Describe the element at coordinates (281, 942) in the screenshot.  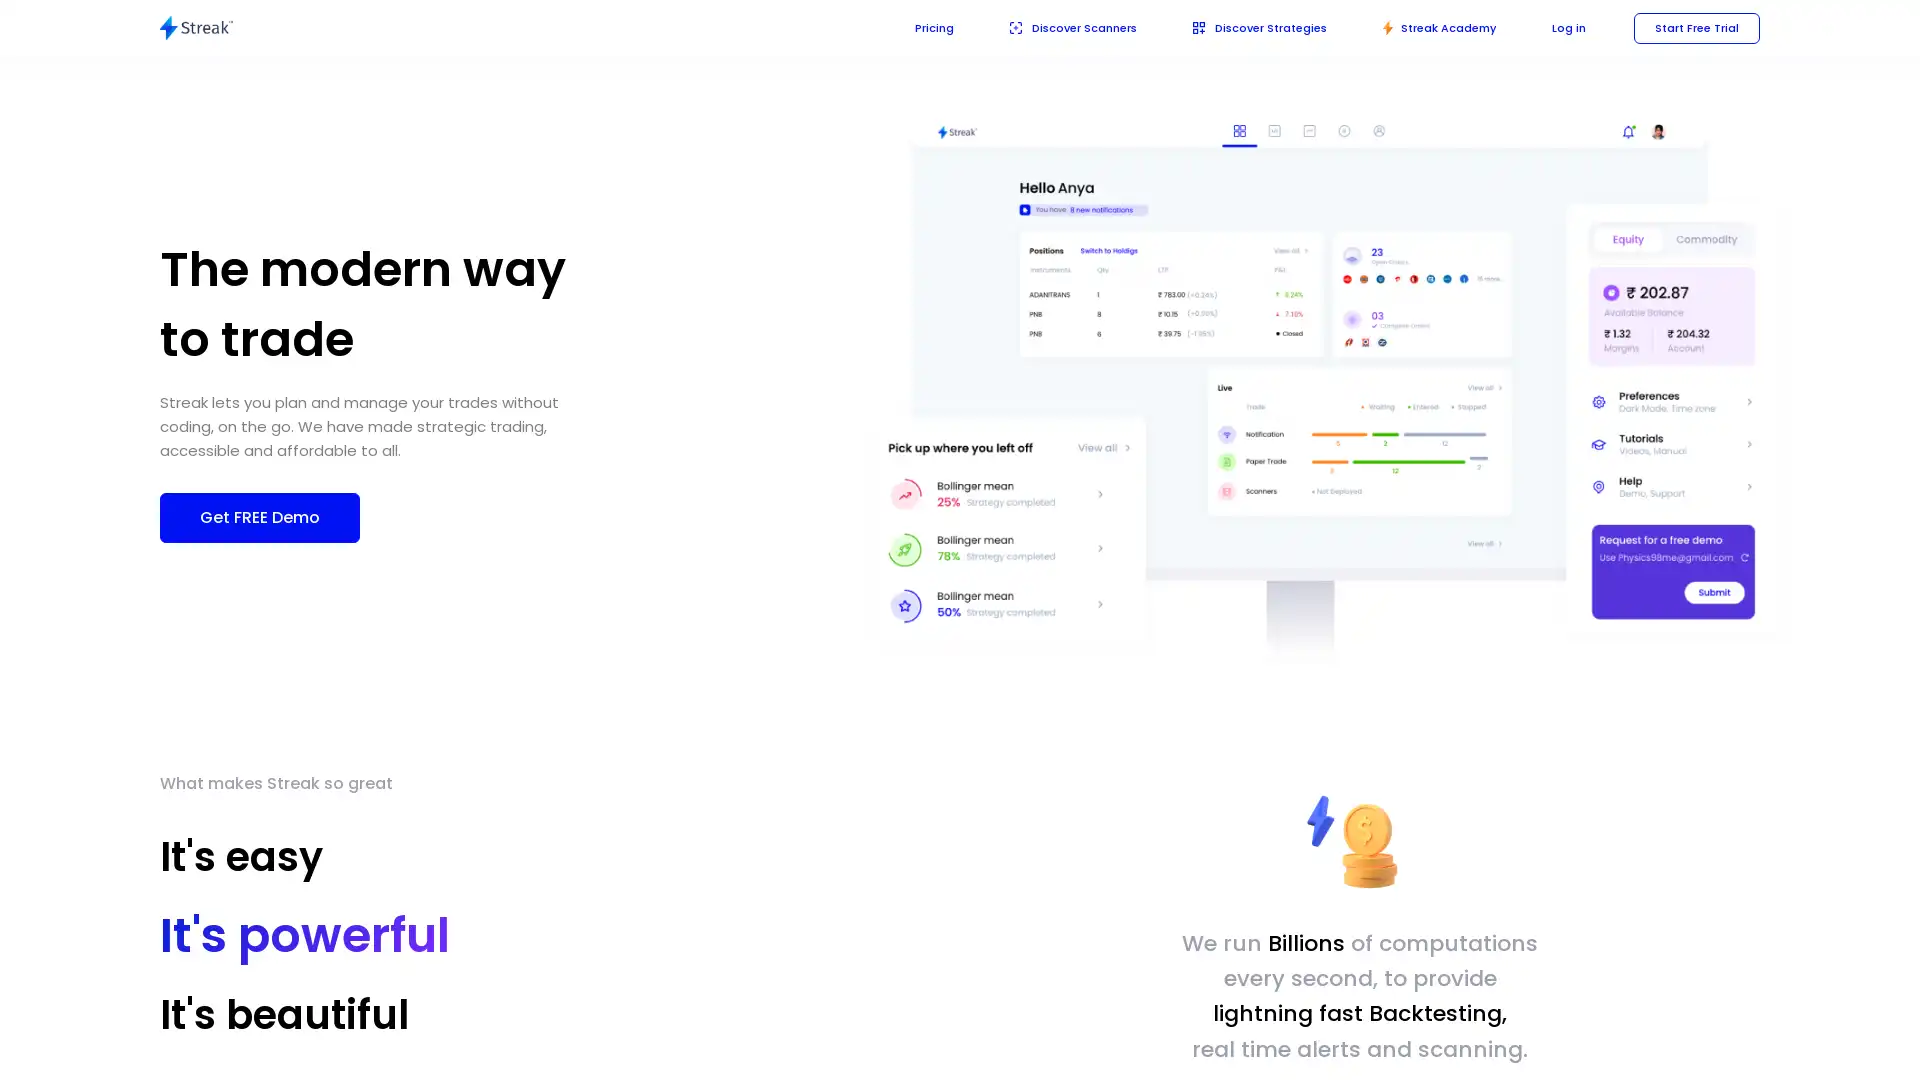
I see `It's powerful` at that location.